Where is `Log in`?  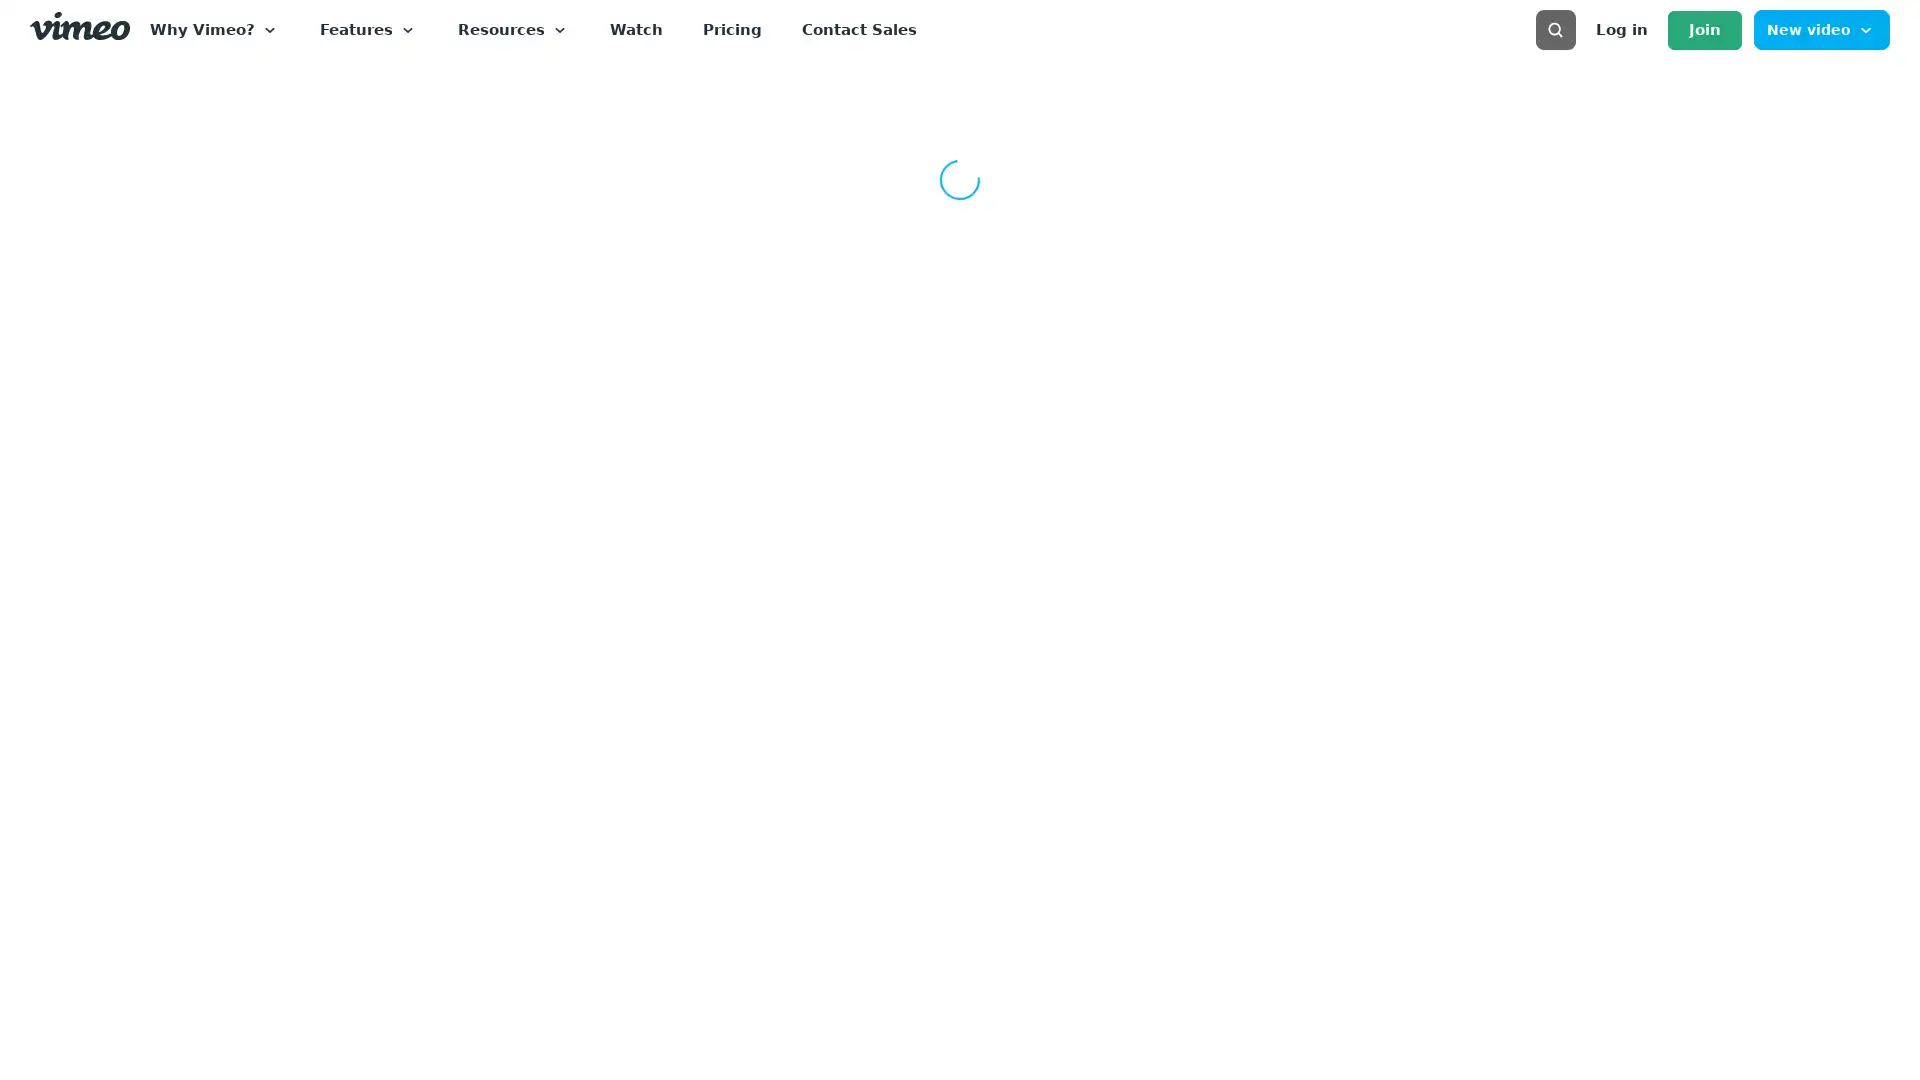 Log in is located at coordinates (1621, 30).